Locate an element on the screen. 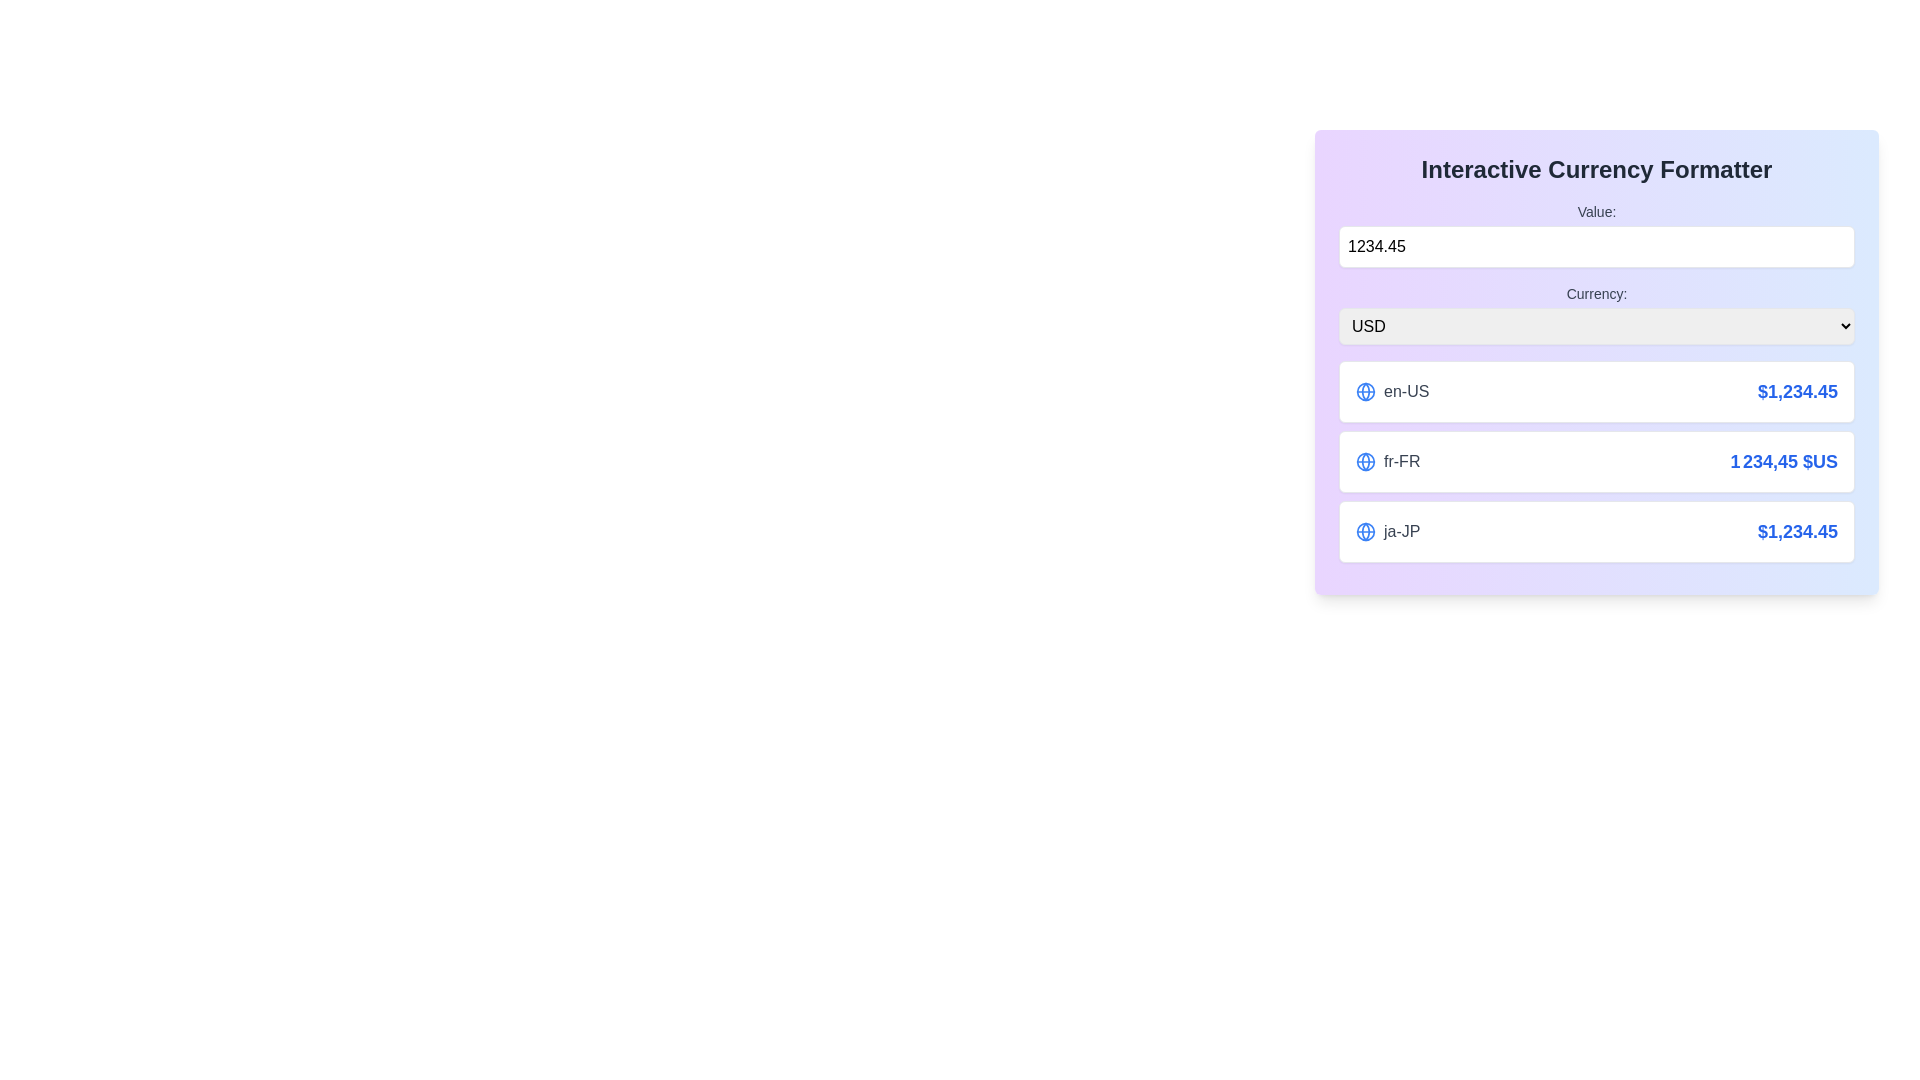 This screenshot has width=1920, height=1080. the second currency display element in the vertically aligned list, which shows the value formatted according to the French locale, located between the 'en-US' and 'ja-JP' formats is located at coordinates (1596, 462).